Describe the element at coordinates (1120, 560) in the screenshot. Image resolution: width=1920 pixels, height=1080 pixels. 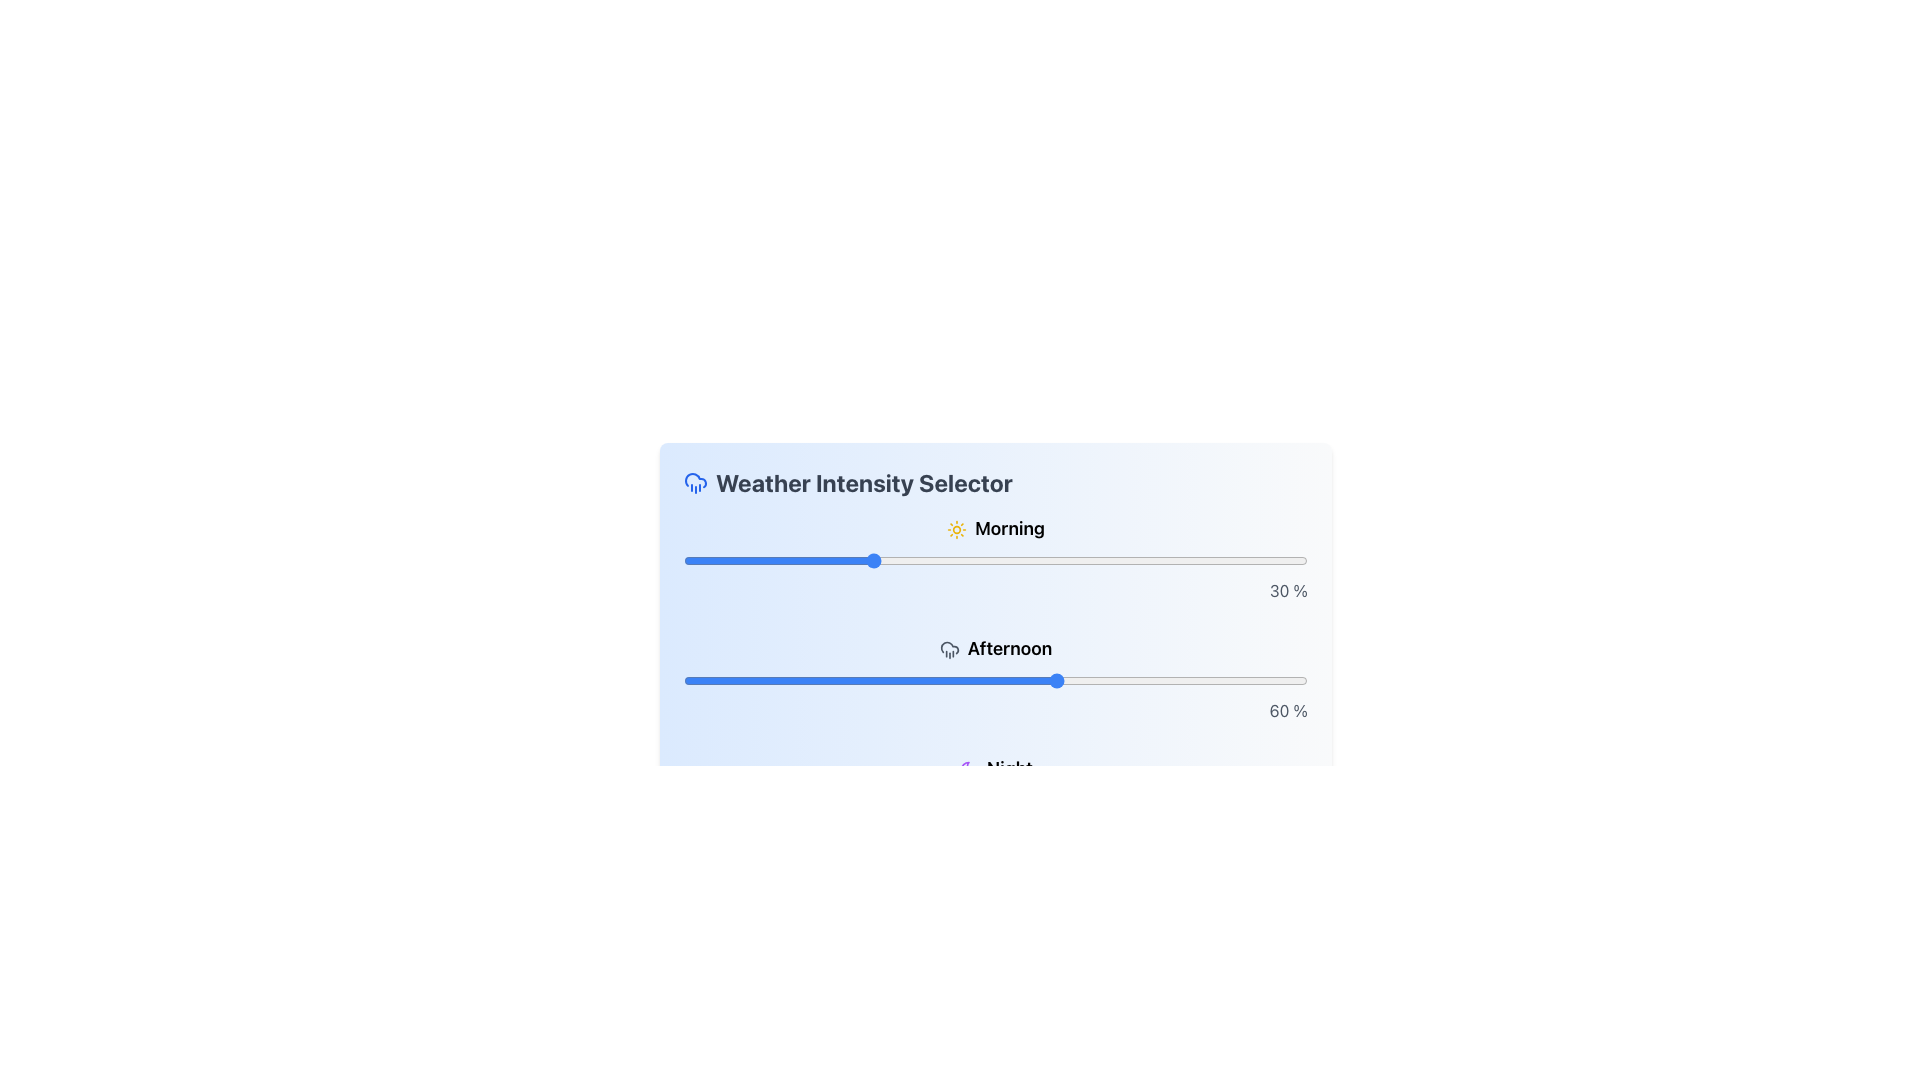
I see `the morning weather intensity` at that location.